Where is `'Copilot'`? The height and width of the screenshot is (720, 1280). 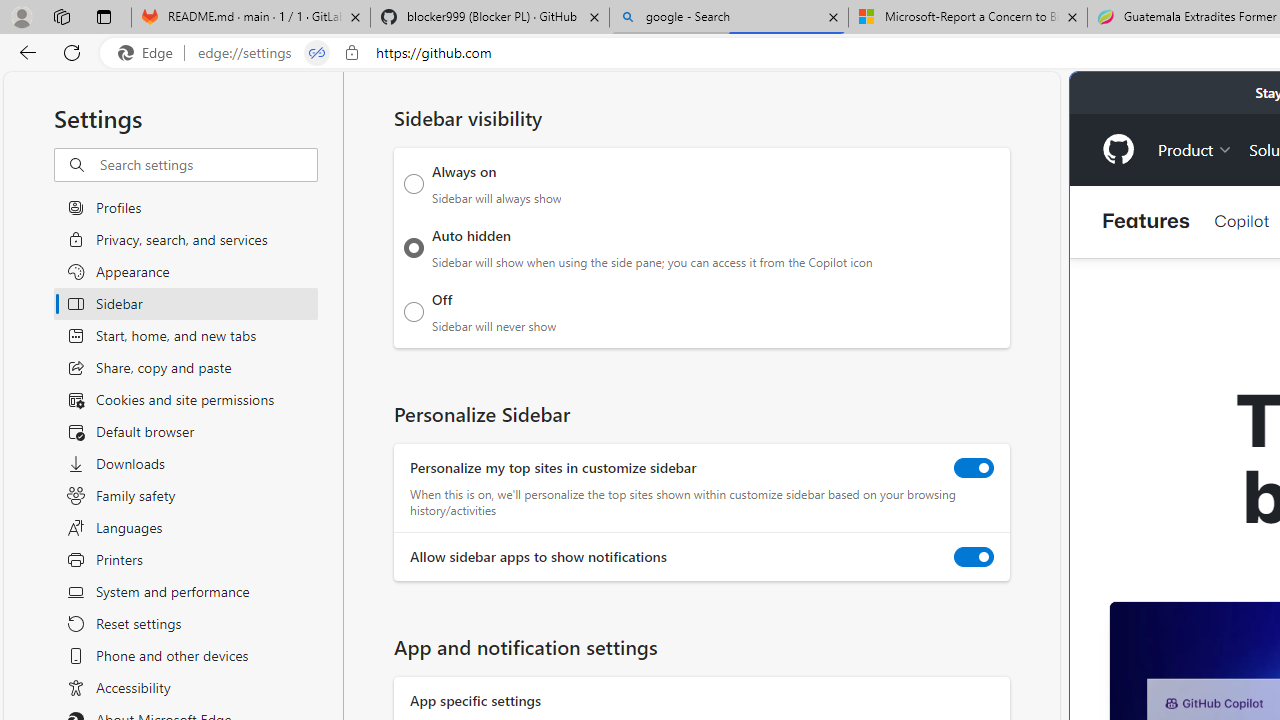 'Copilot' is located at coordinates (1240, 221).